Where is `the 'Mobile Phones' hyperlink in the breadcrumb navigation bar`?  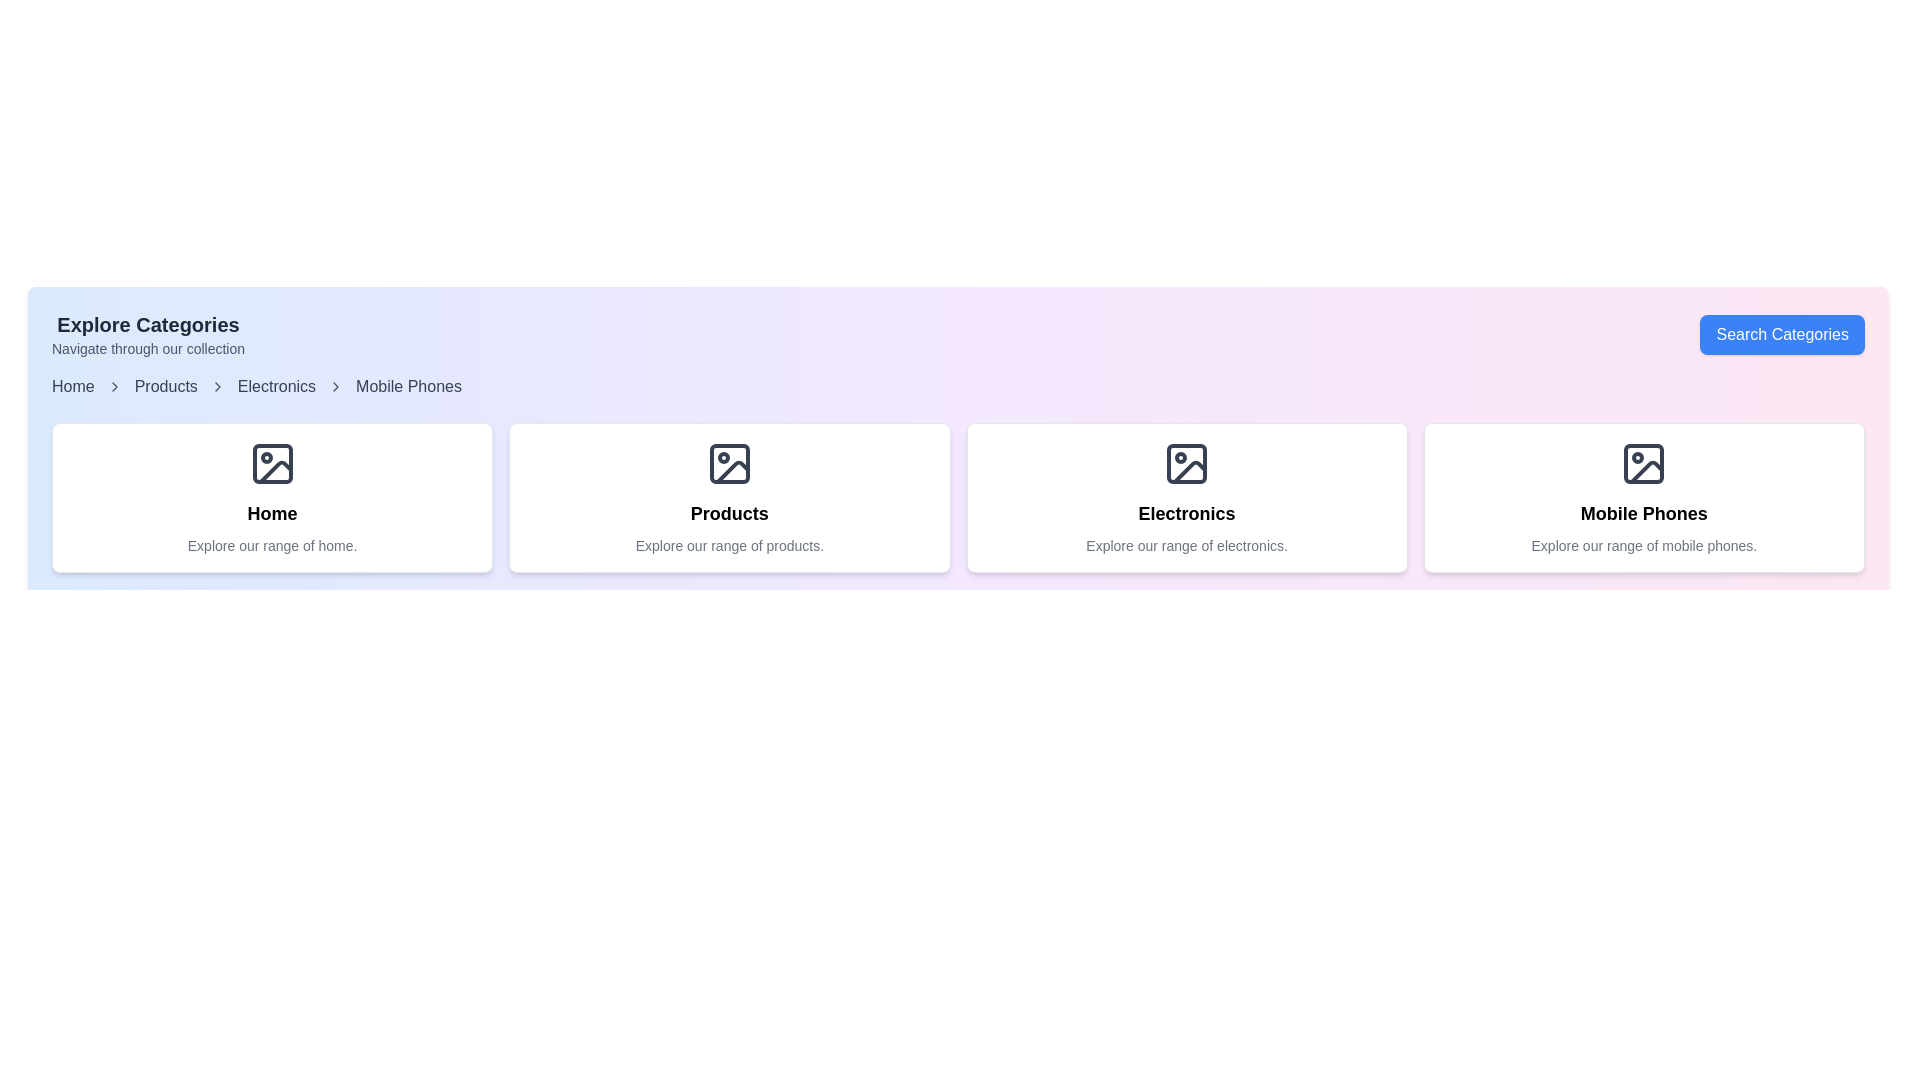
the 'Mobile Phones' hyperlink in the breadcrumb navigation bar is located at coordinates (407, 386).